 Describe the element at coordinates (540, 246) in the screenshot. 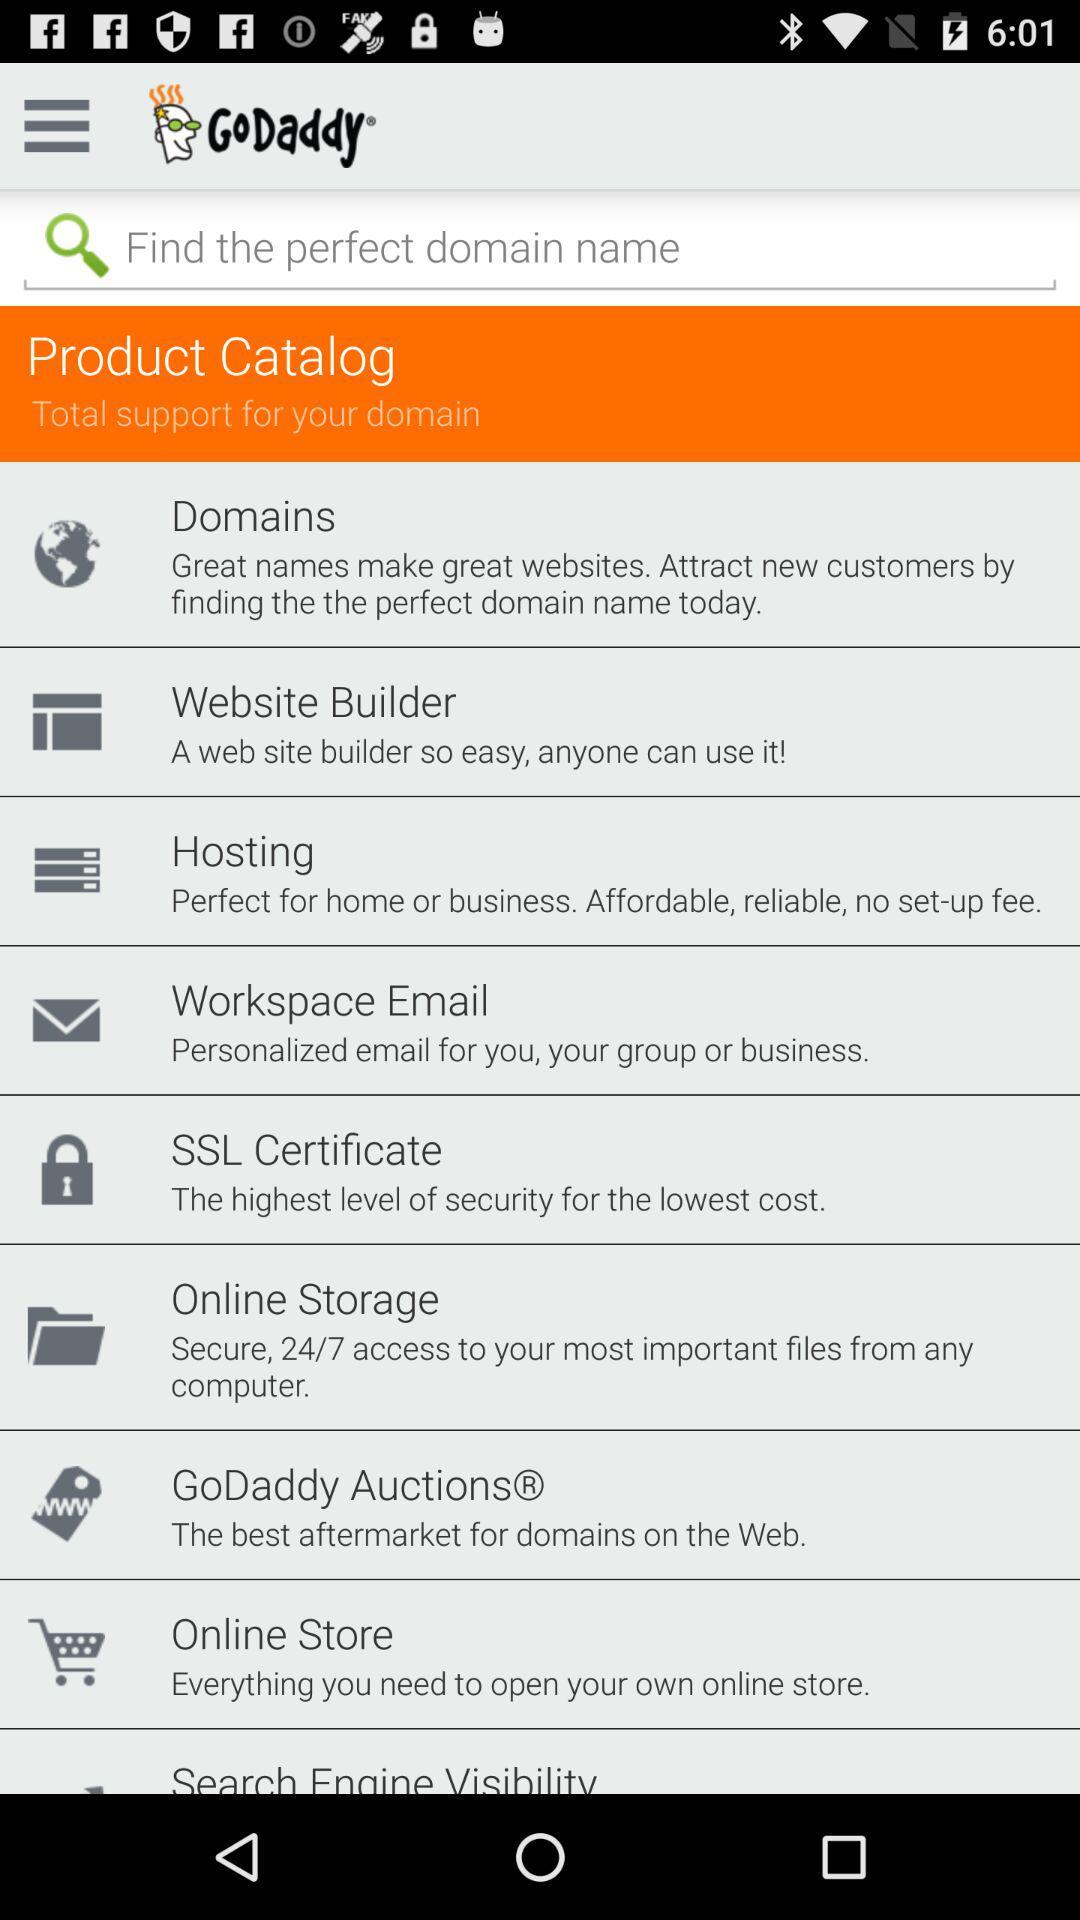

I see `search domain name` at that location.